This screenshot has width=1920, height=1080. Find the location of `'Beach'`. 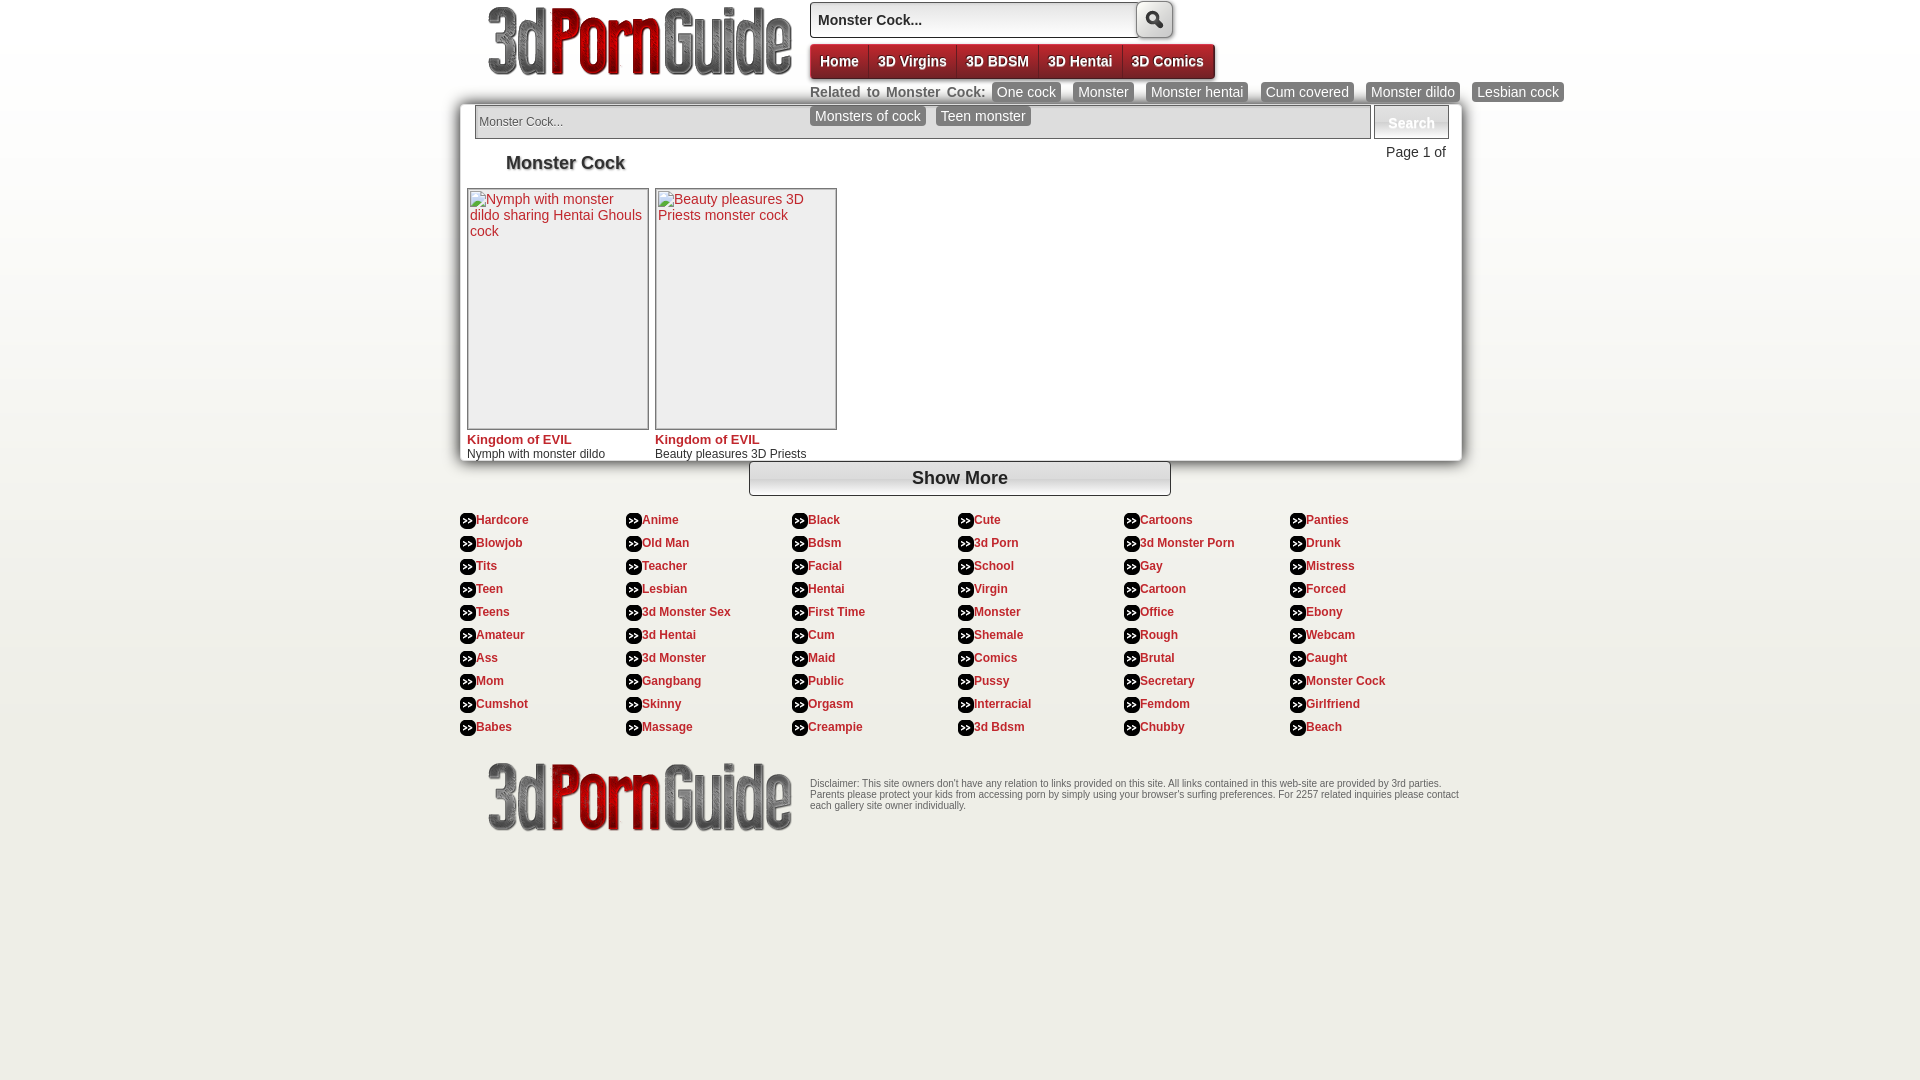

'Beach' is located at coordinates (1324, 726).